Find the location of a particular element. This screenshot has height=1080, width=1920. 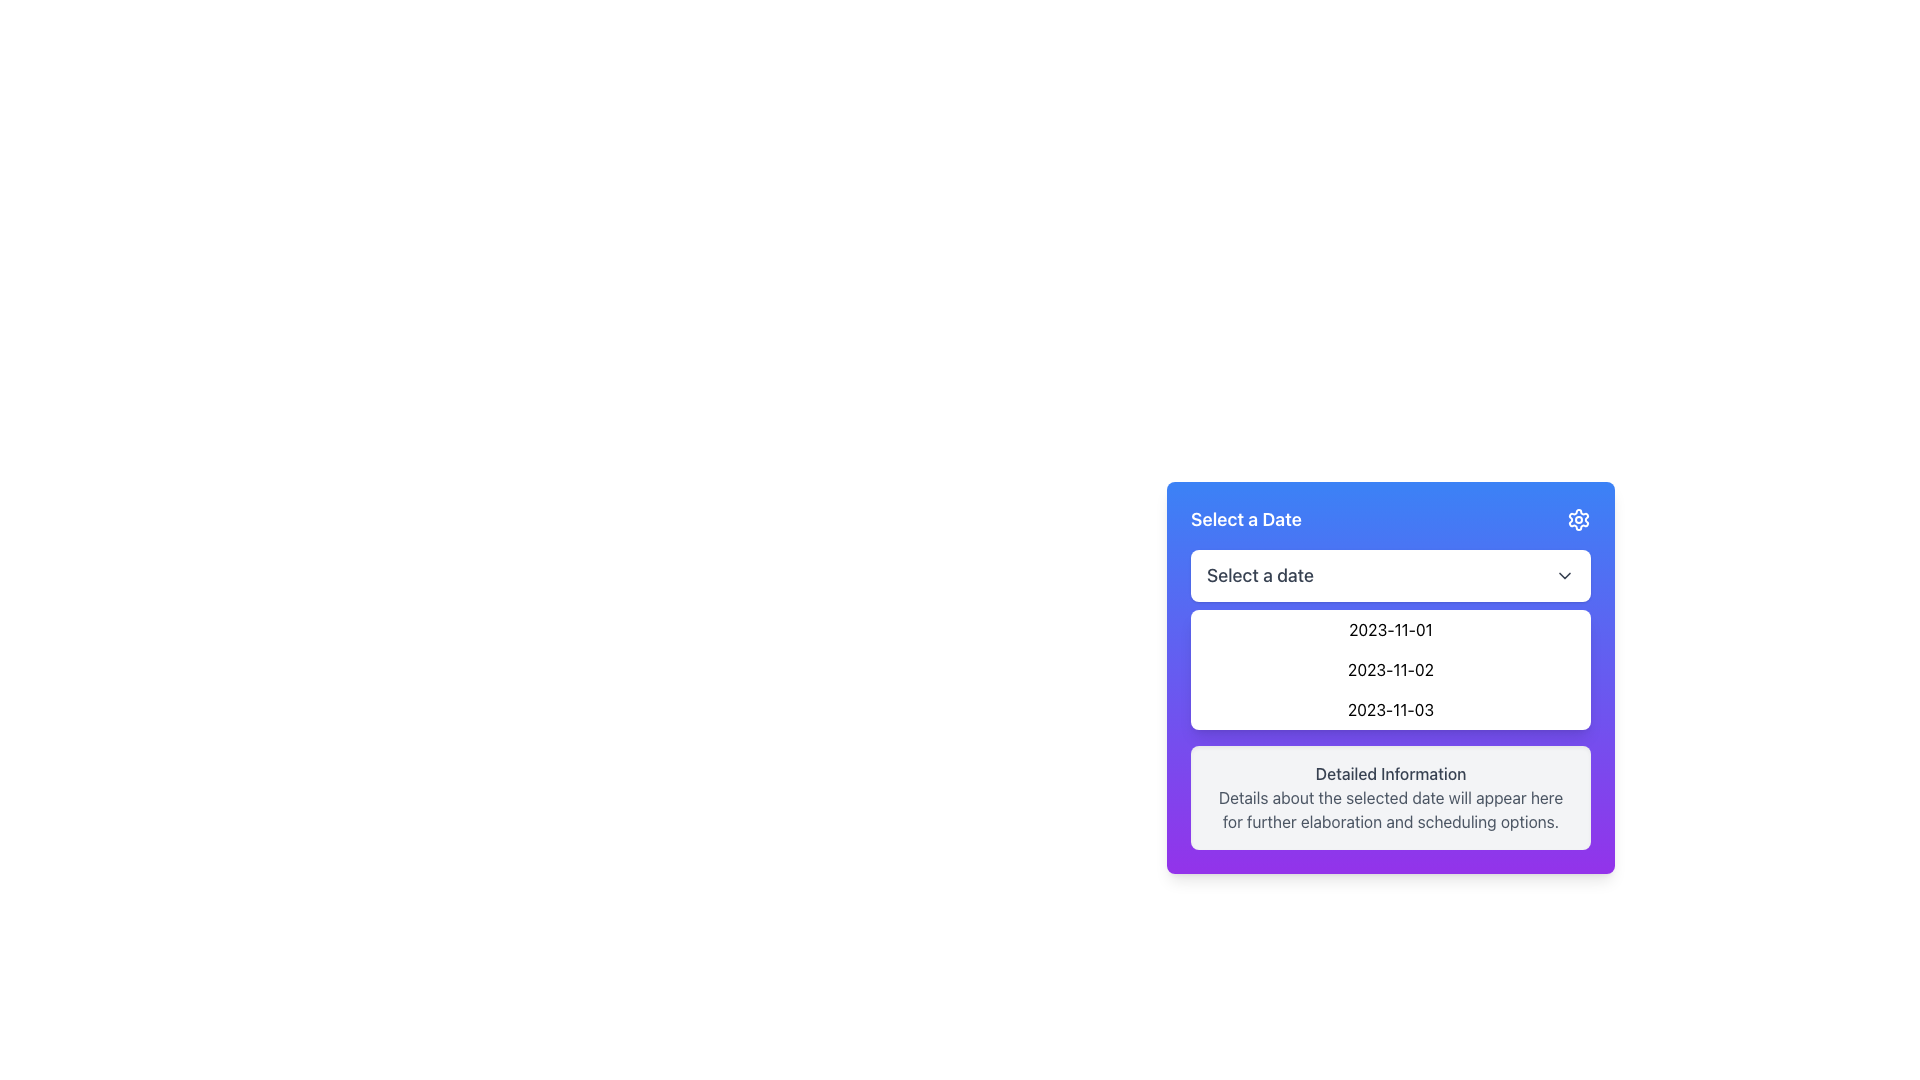

the first option '2023-11-01' in the dropdown menu styled with a white background and light purple border, located below the 'Select a Date' title is located at coordinates (1390, 640).